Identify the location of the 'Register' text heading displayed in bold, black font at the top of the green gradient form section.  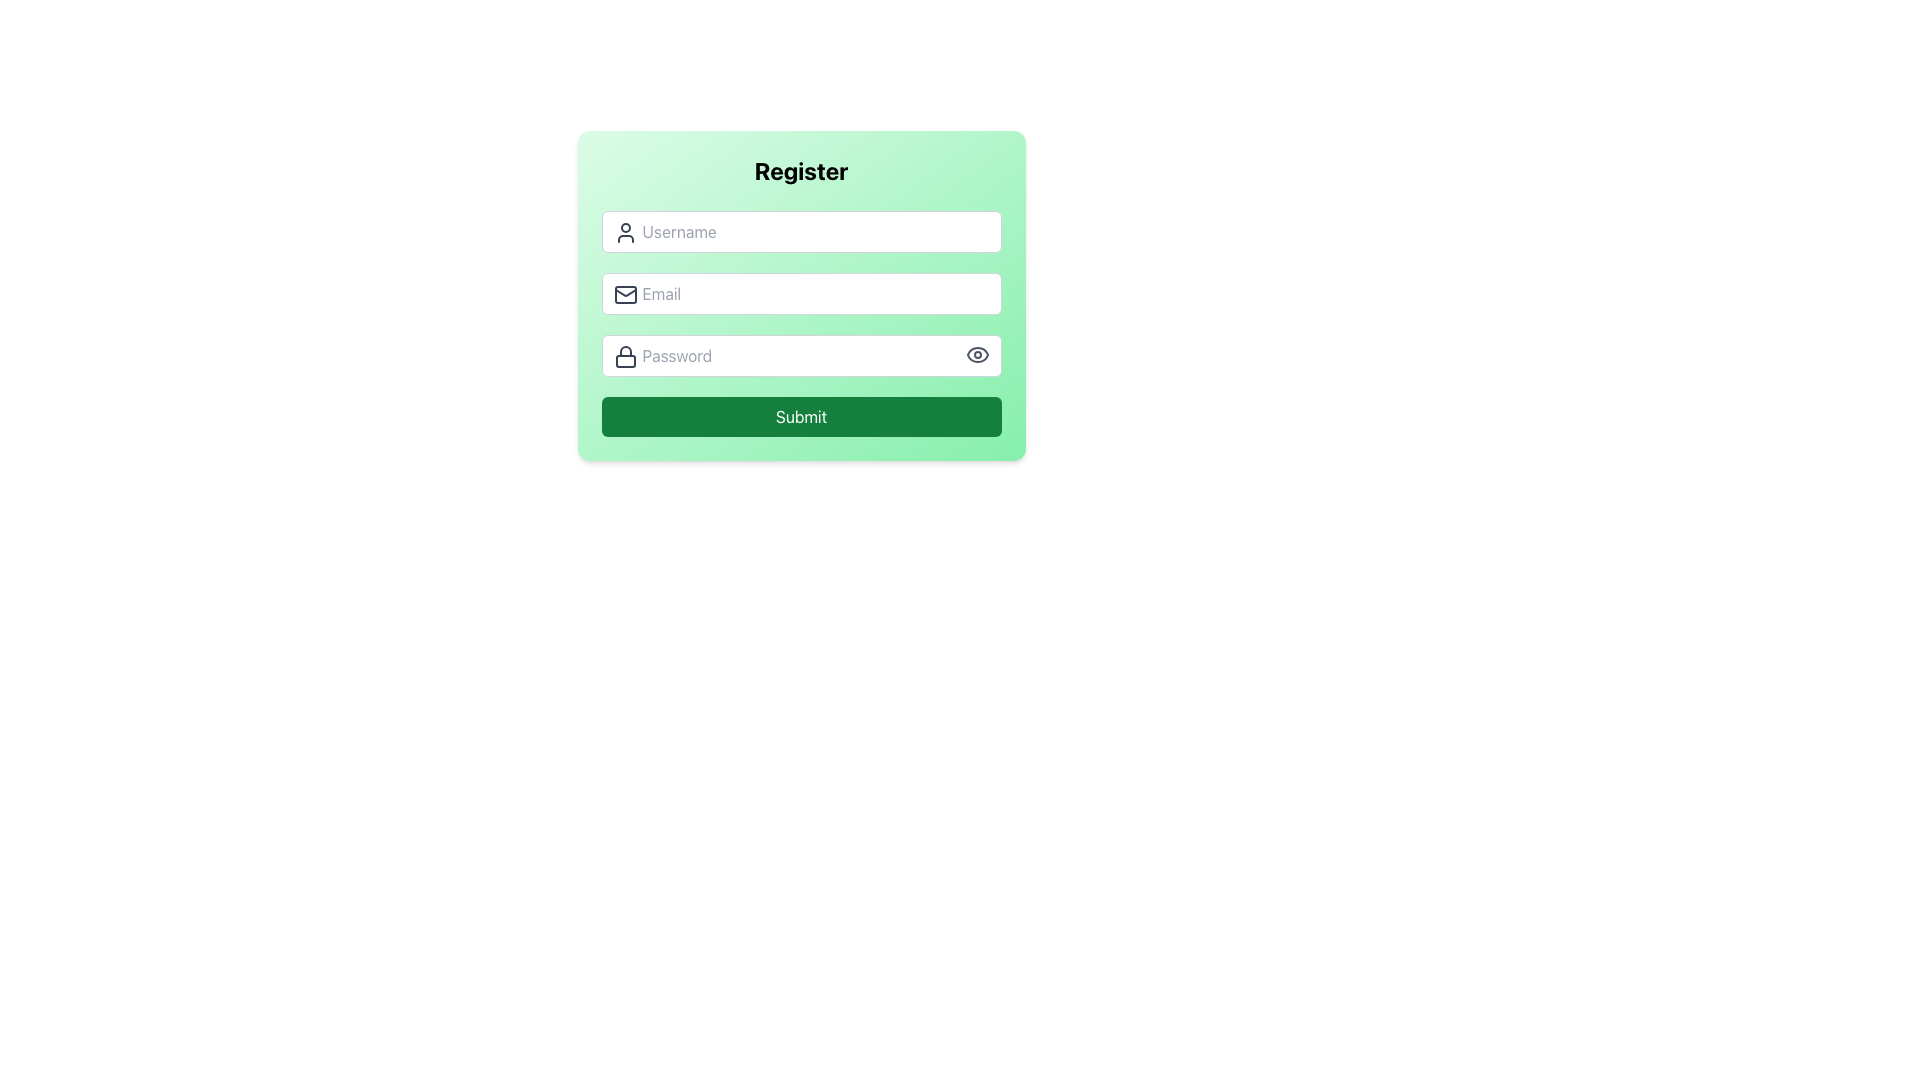
(801, 169).